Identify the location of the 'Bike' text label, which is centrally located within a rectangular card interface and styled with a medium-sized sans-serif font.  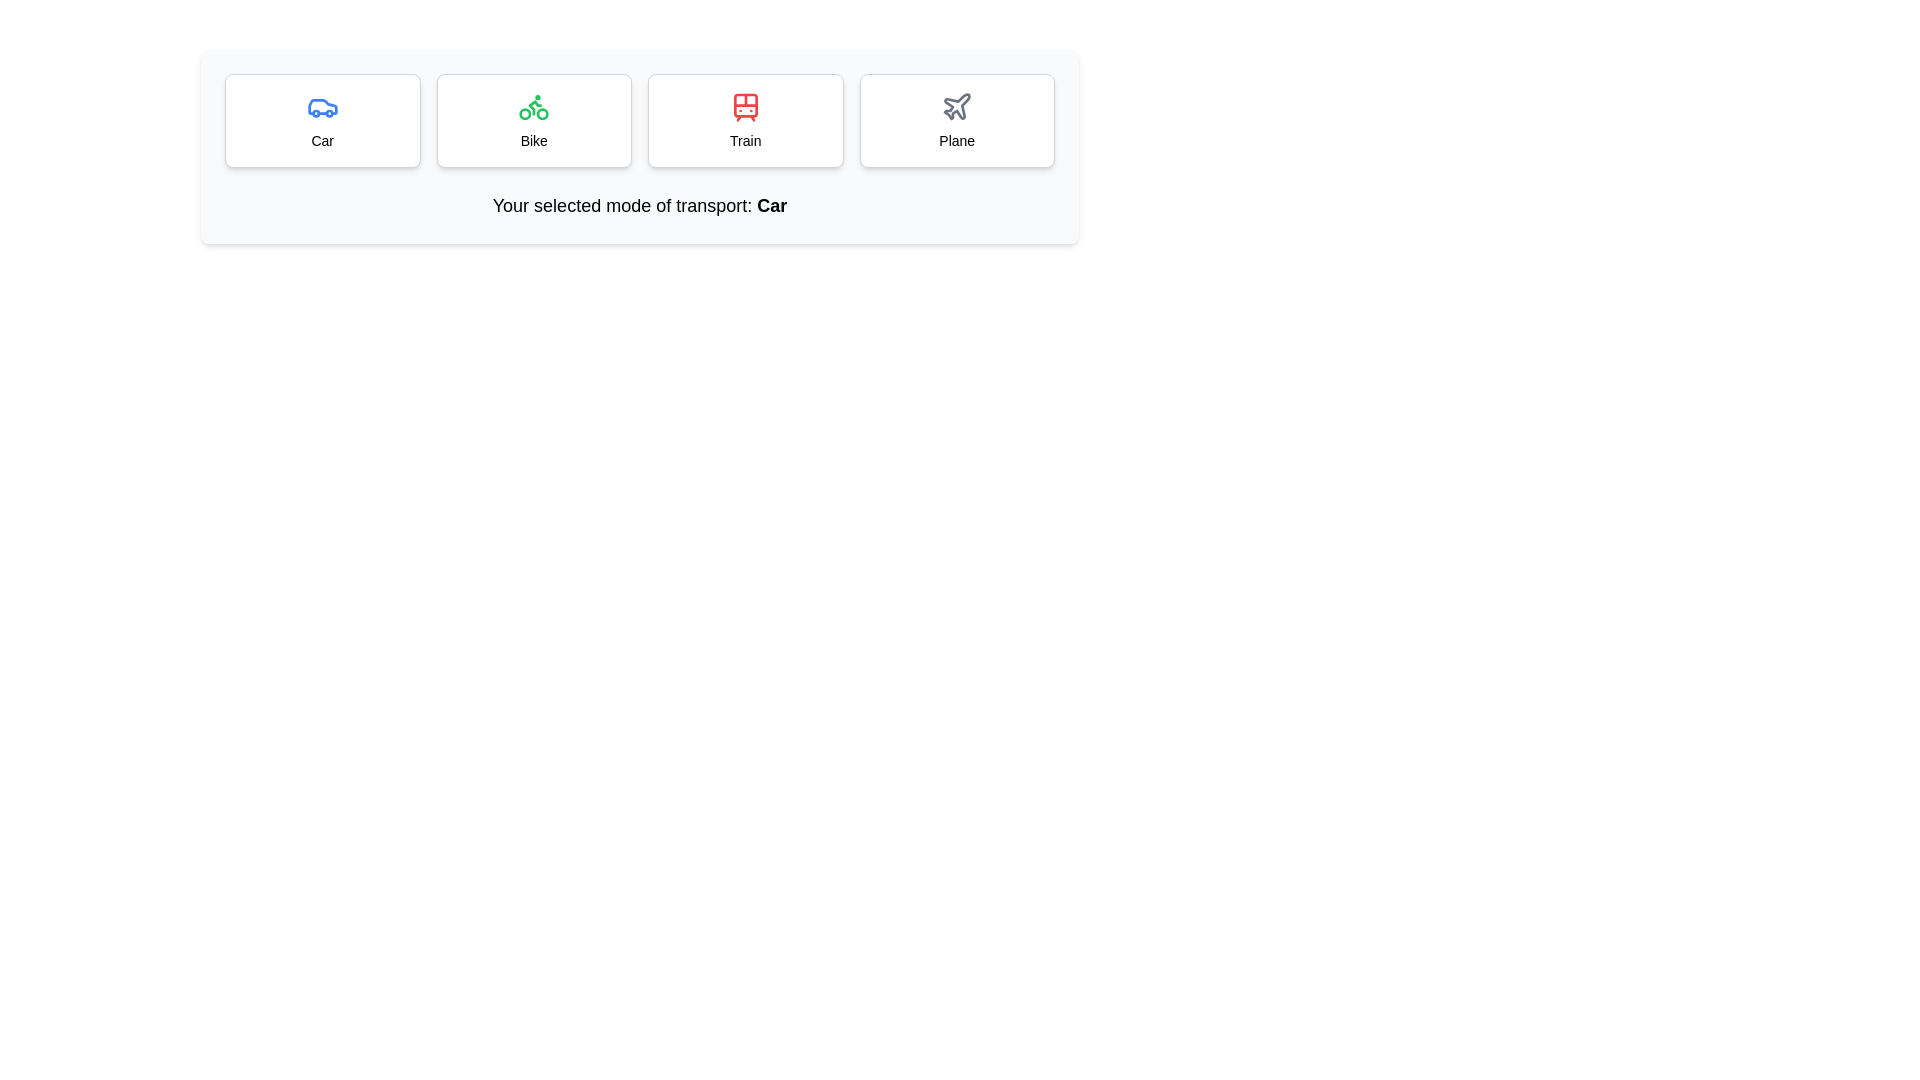
(534, 140).